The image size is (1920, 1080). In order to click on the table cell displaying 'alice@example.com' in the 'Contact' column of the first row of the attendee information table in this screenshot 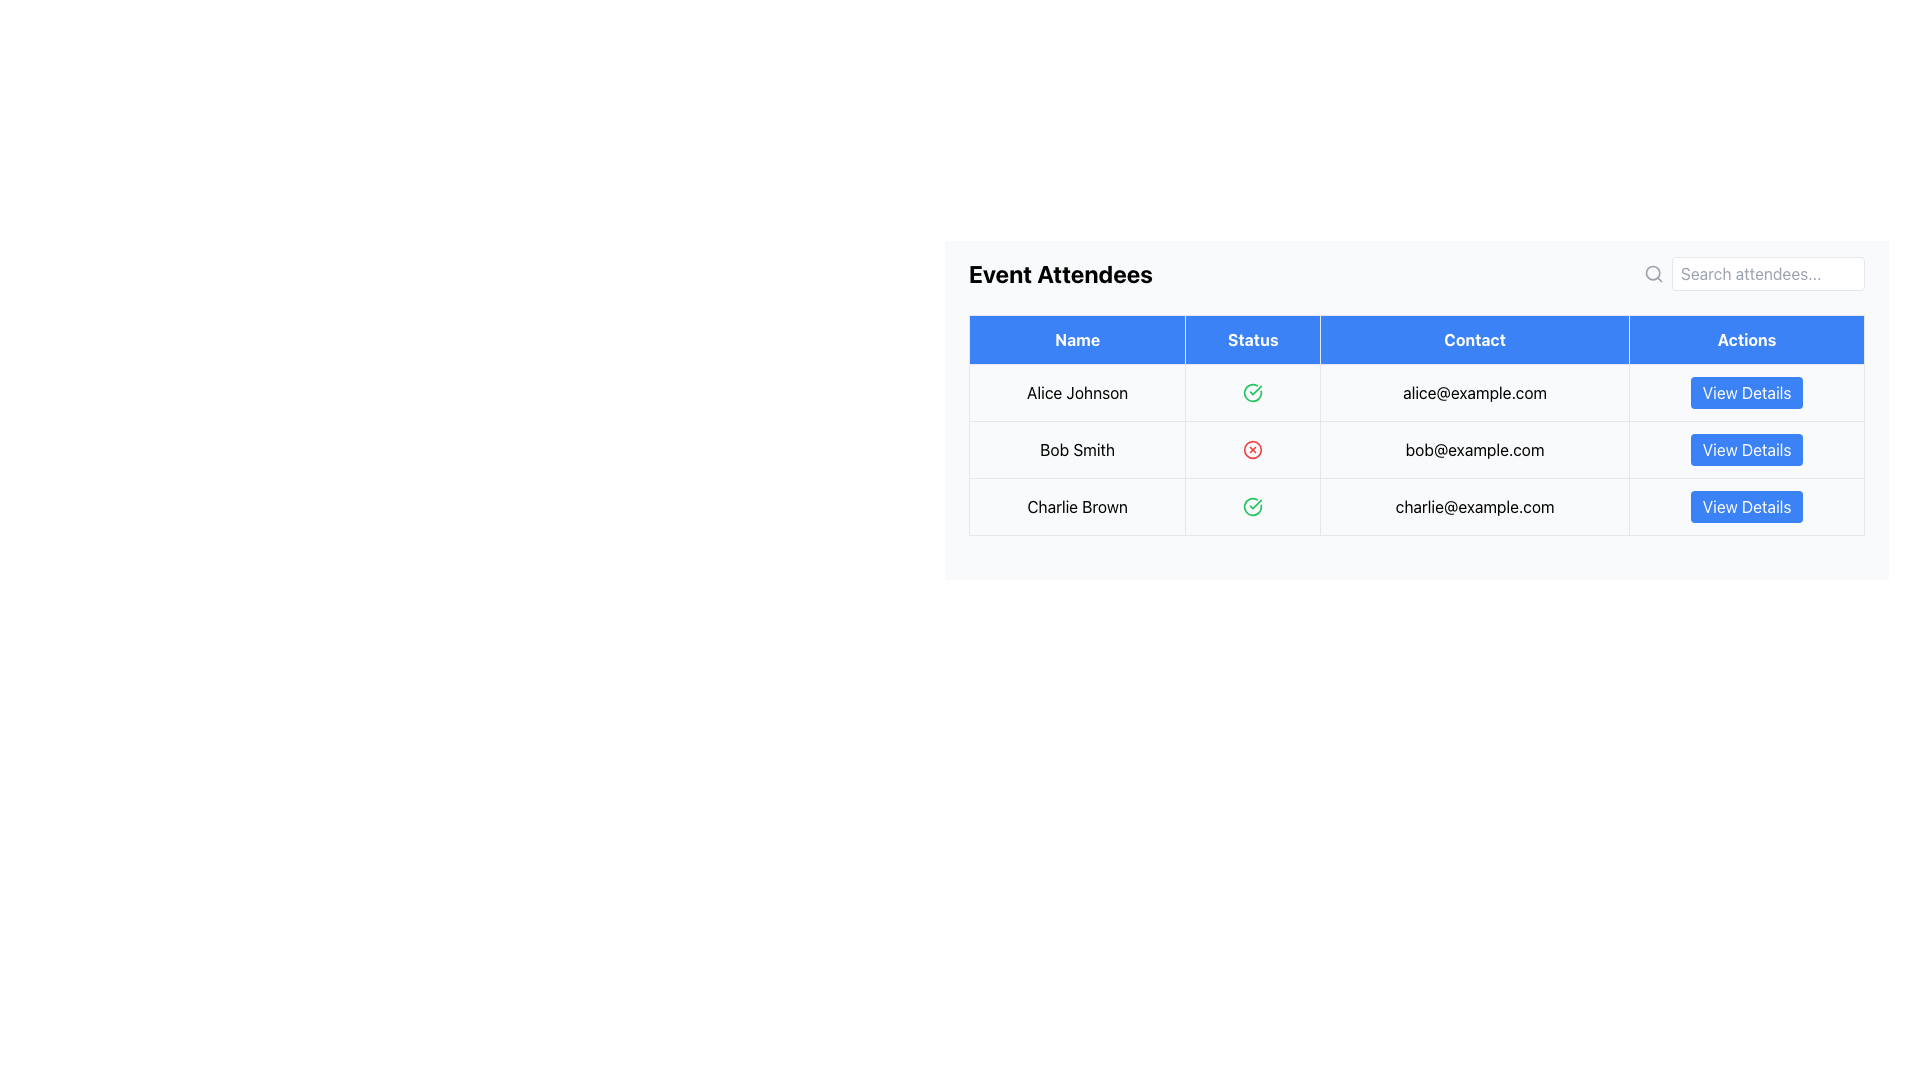, I will do `click(1475, 393)`.